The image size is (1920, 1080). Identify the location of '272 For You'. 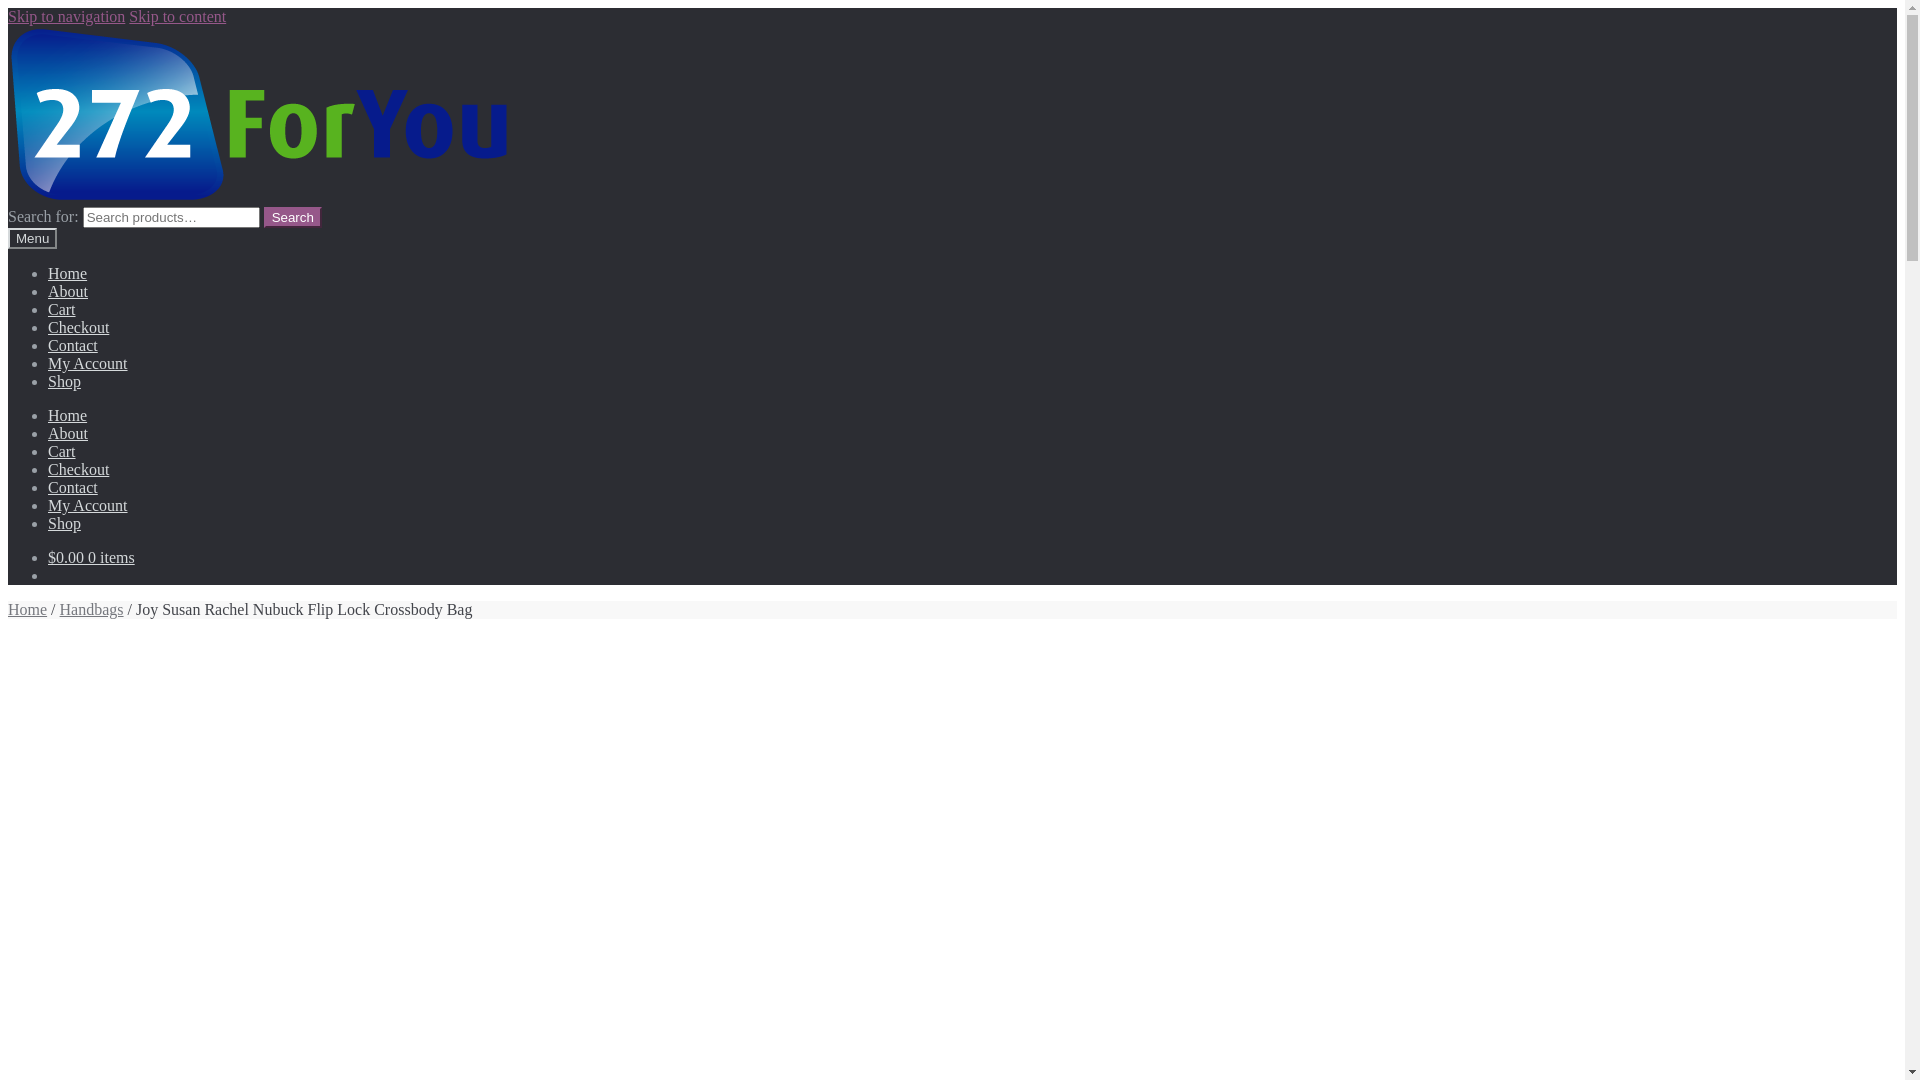
(258, 114).